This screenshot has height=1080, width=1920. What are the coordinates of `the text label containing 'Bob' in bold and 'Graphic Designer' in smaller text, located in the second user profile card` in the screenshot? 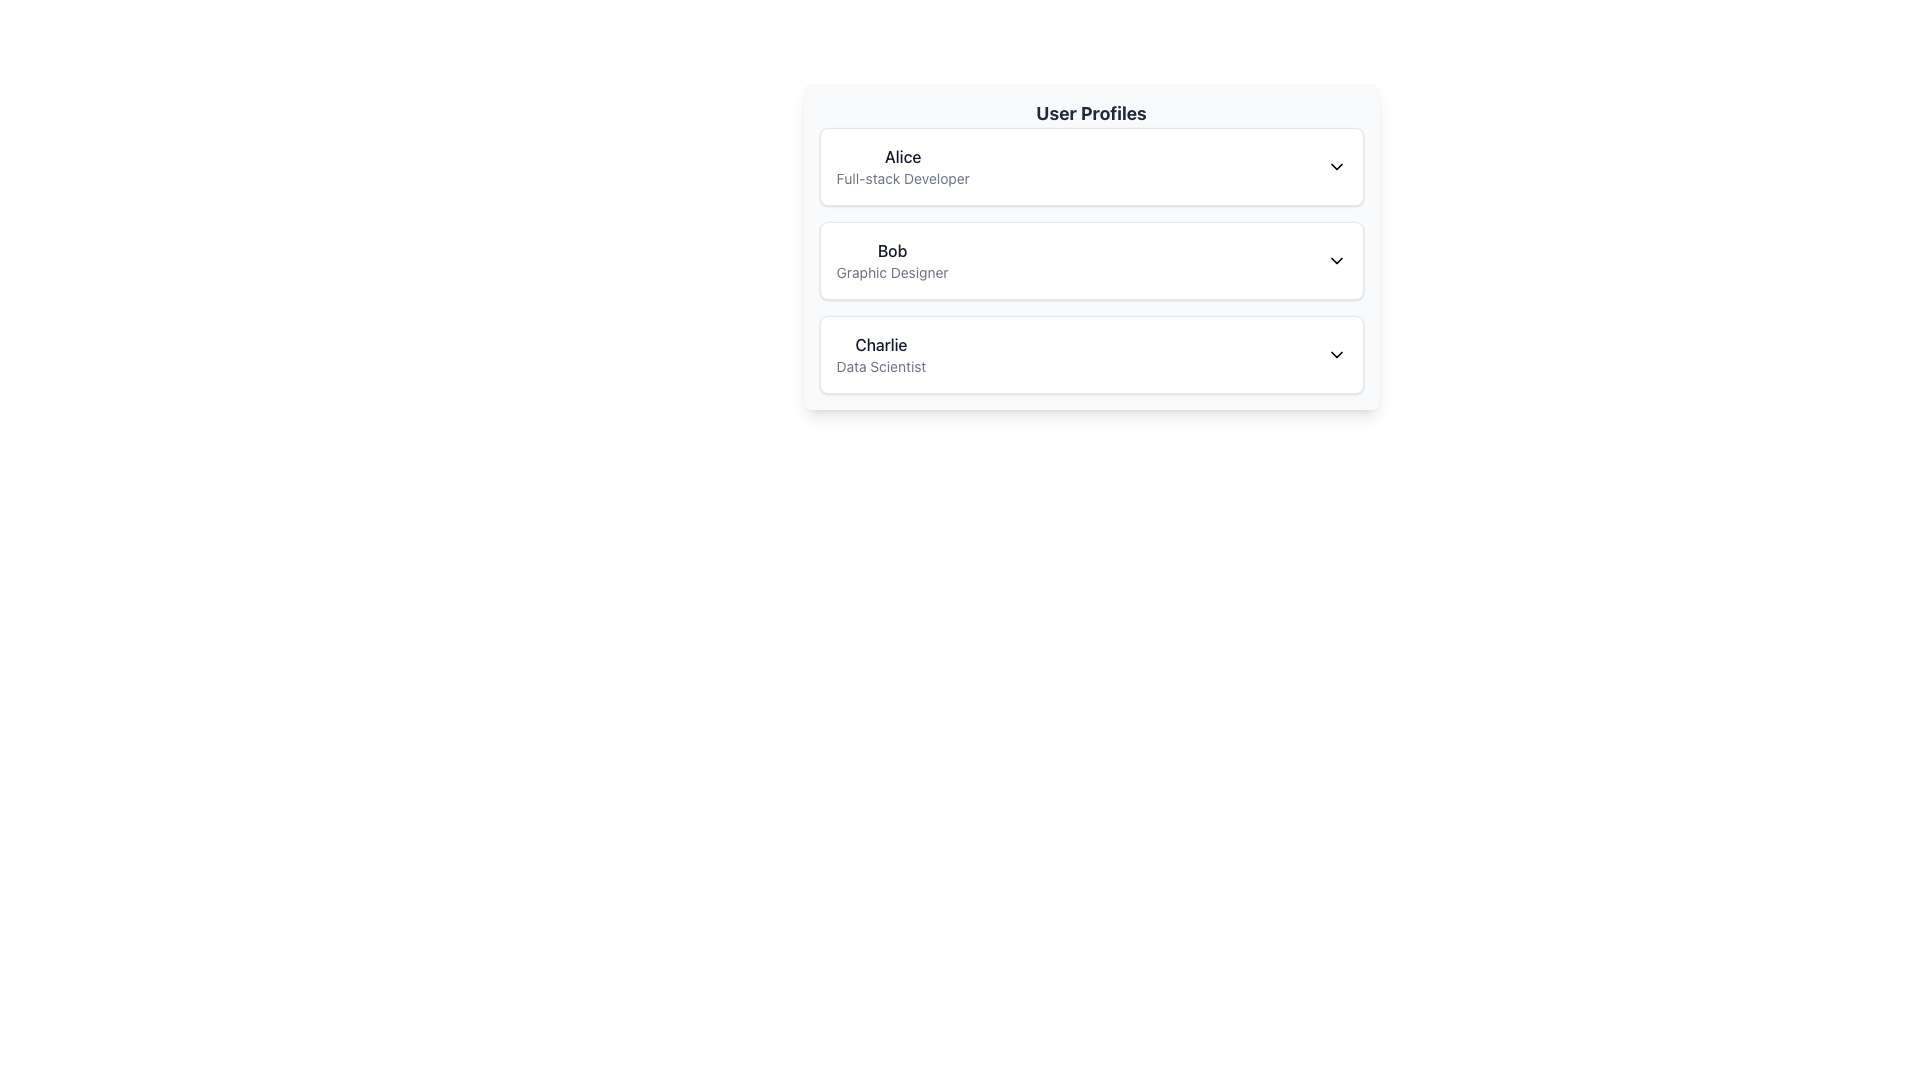 It's located at (891, 260).